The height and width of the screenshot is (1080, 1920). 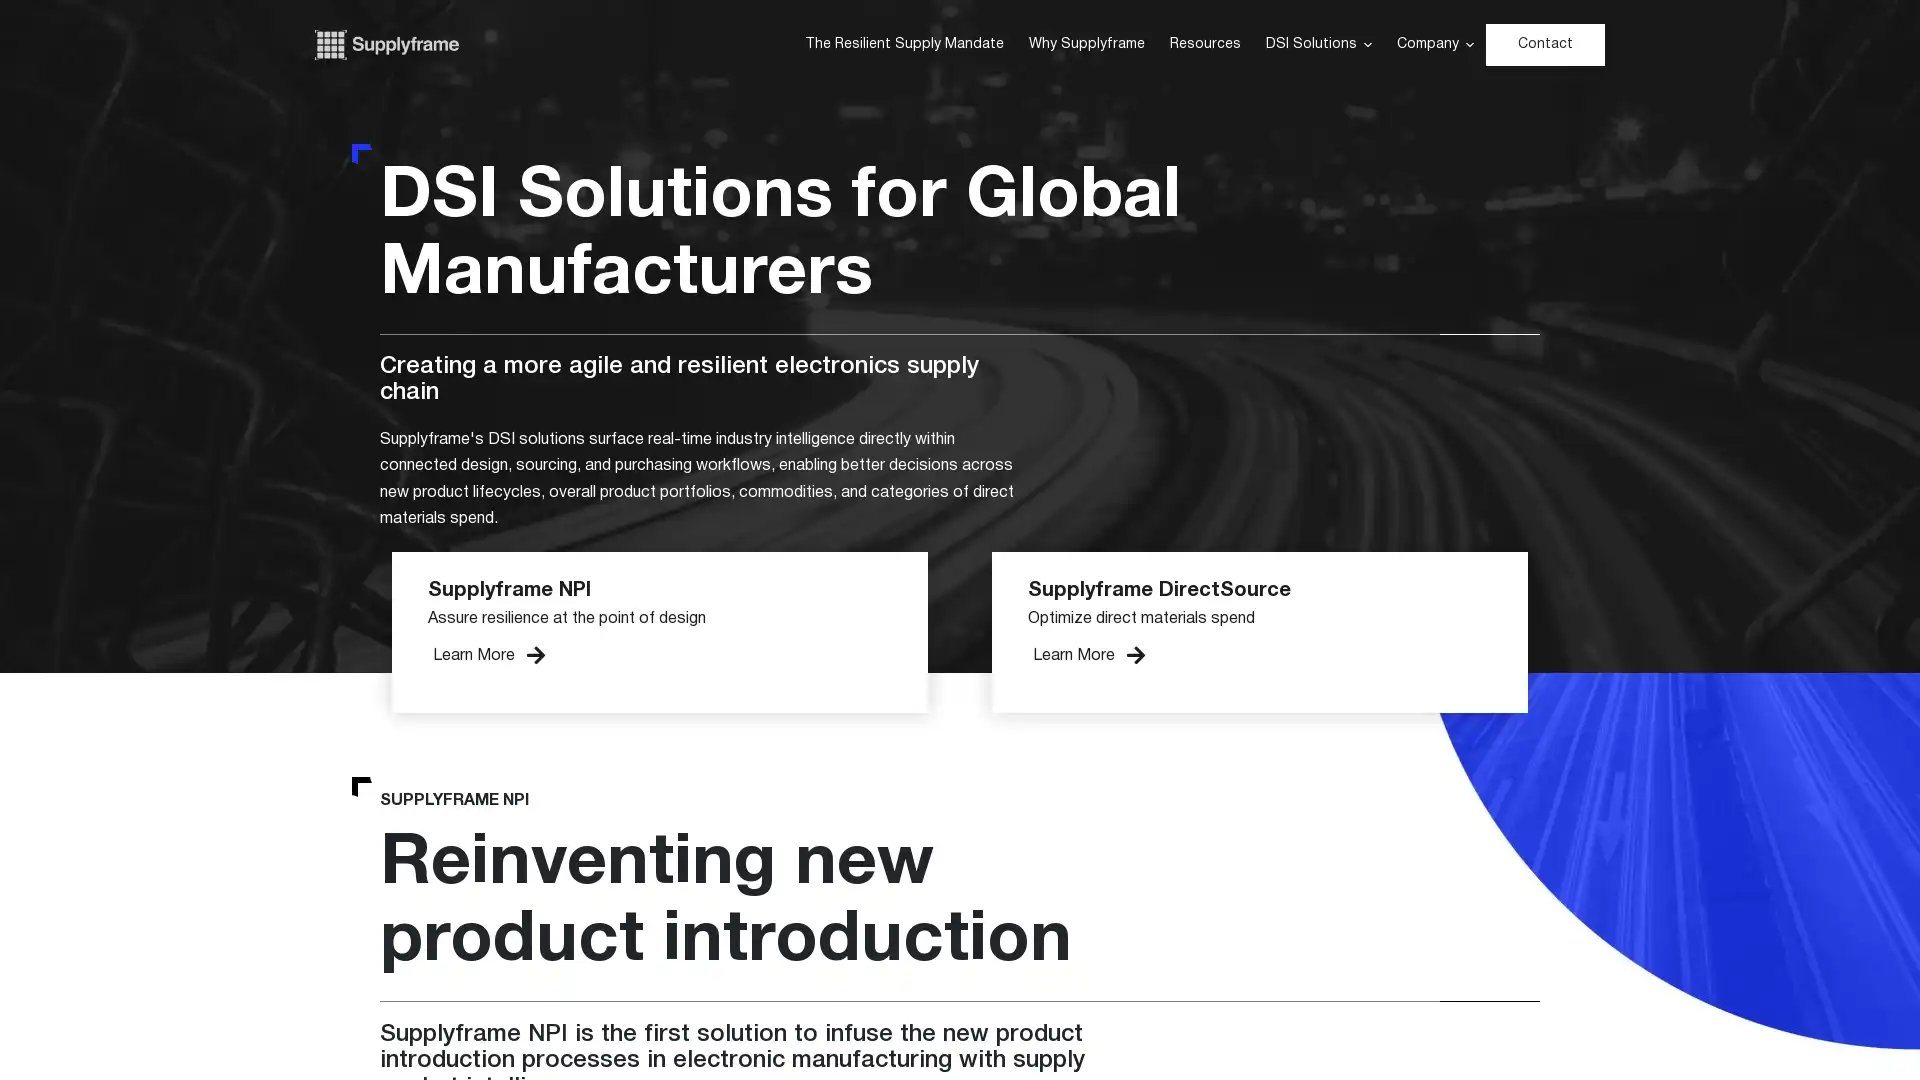 What do you see at coordinates (1088, 655) in the screenshot?
I see `Learn More` at bounding box center [1088, 655].